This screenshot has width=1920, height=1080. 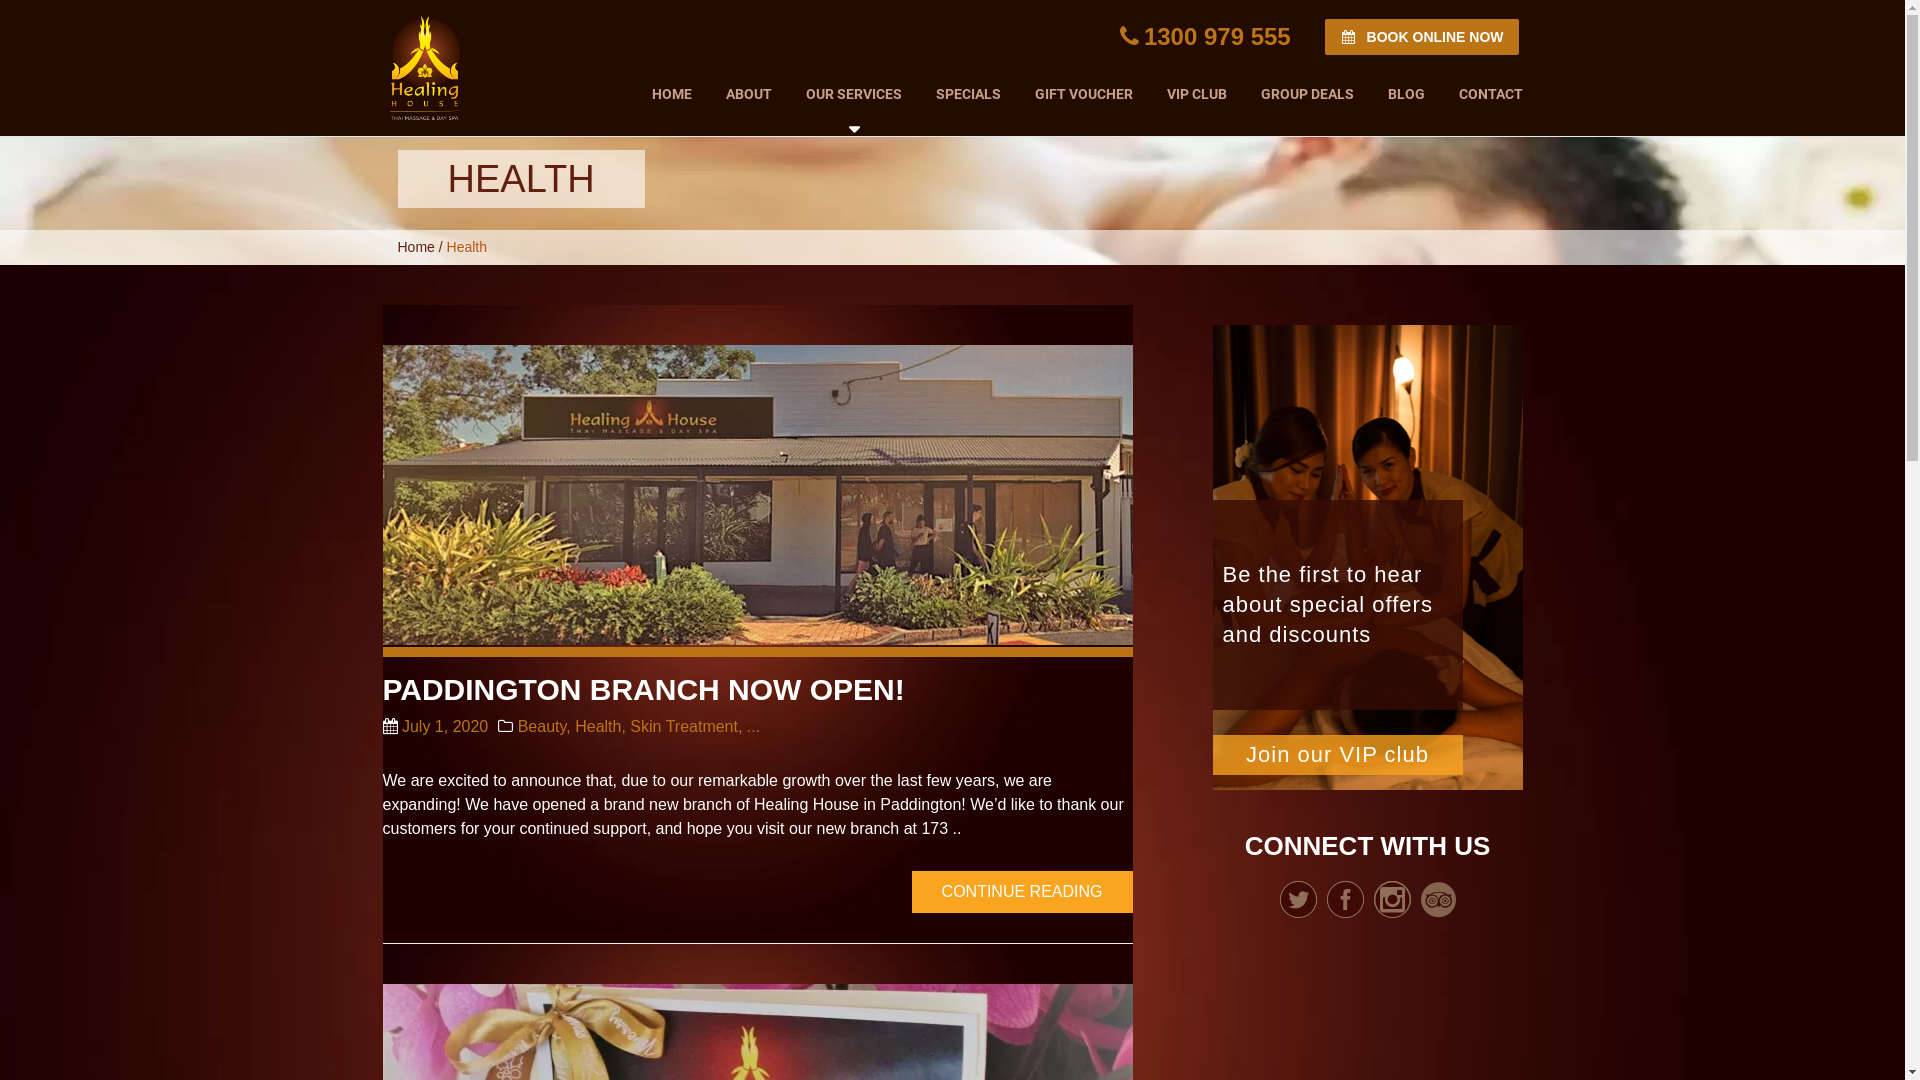 I want to click on 'VIP CLUB', so click(x=1196, y=88).